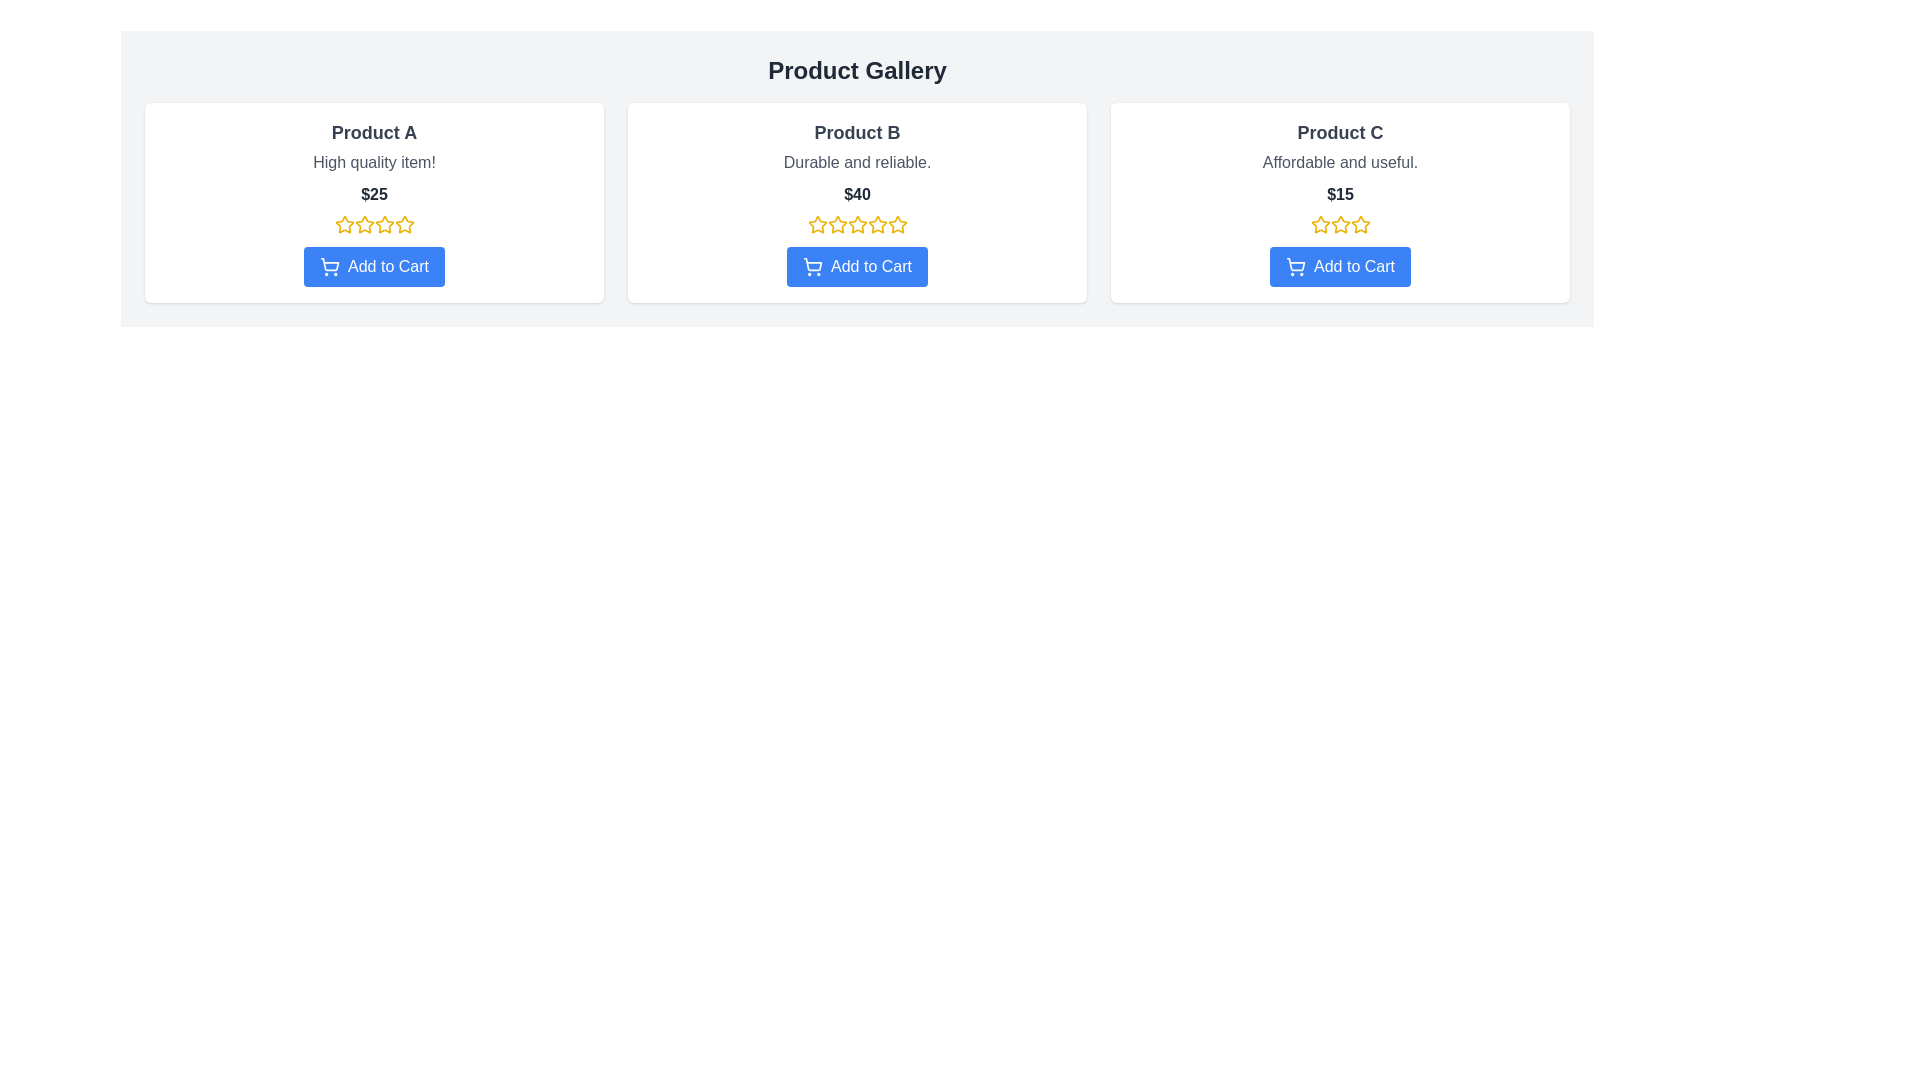 The width and height of the screenshot is (1920, 1080). I want to click on the third yellow star-shaped rating icon in the rating system for 'Product B' located centrally in the product gallery, so click(837, 224).